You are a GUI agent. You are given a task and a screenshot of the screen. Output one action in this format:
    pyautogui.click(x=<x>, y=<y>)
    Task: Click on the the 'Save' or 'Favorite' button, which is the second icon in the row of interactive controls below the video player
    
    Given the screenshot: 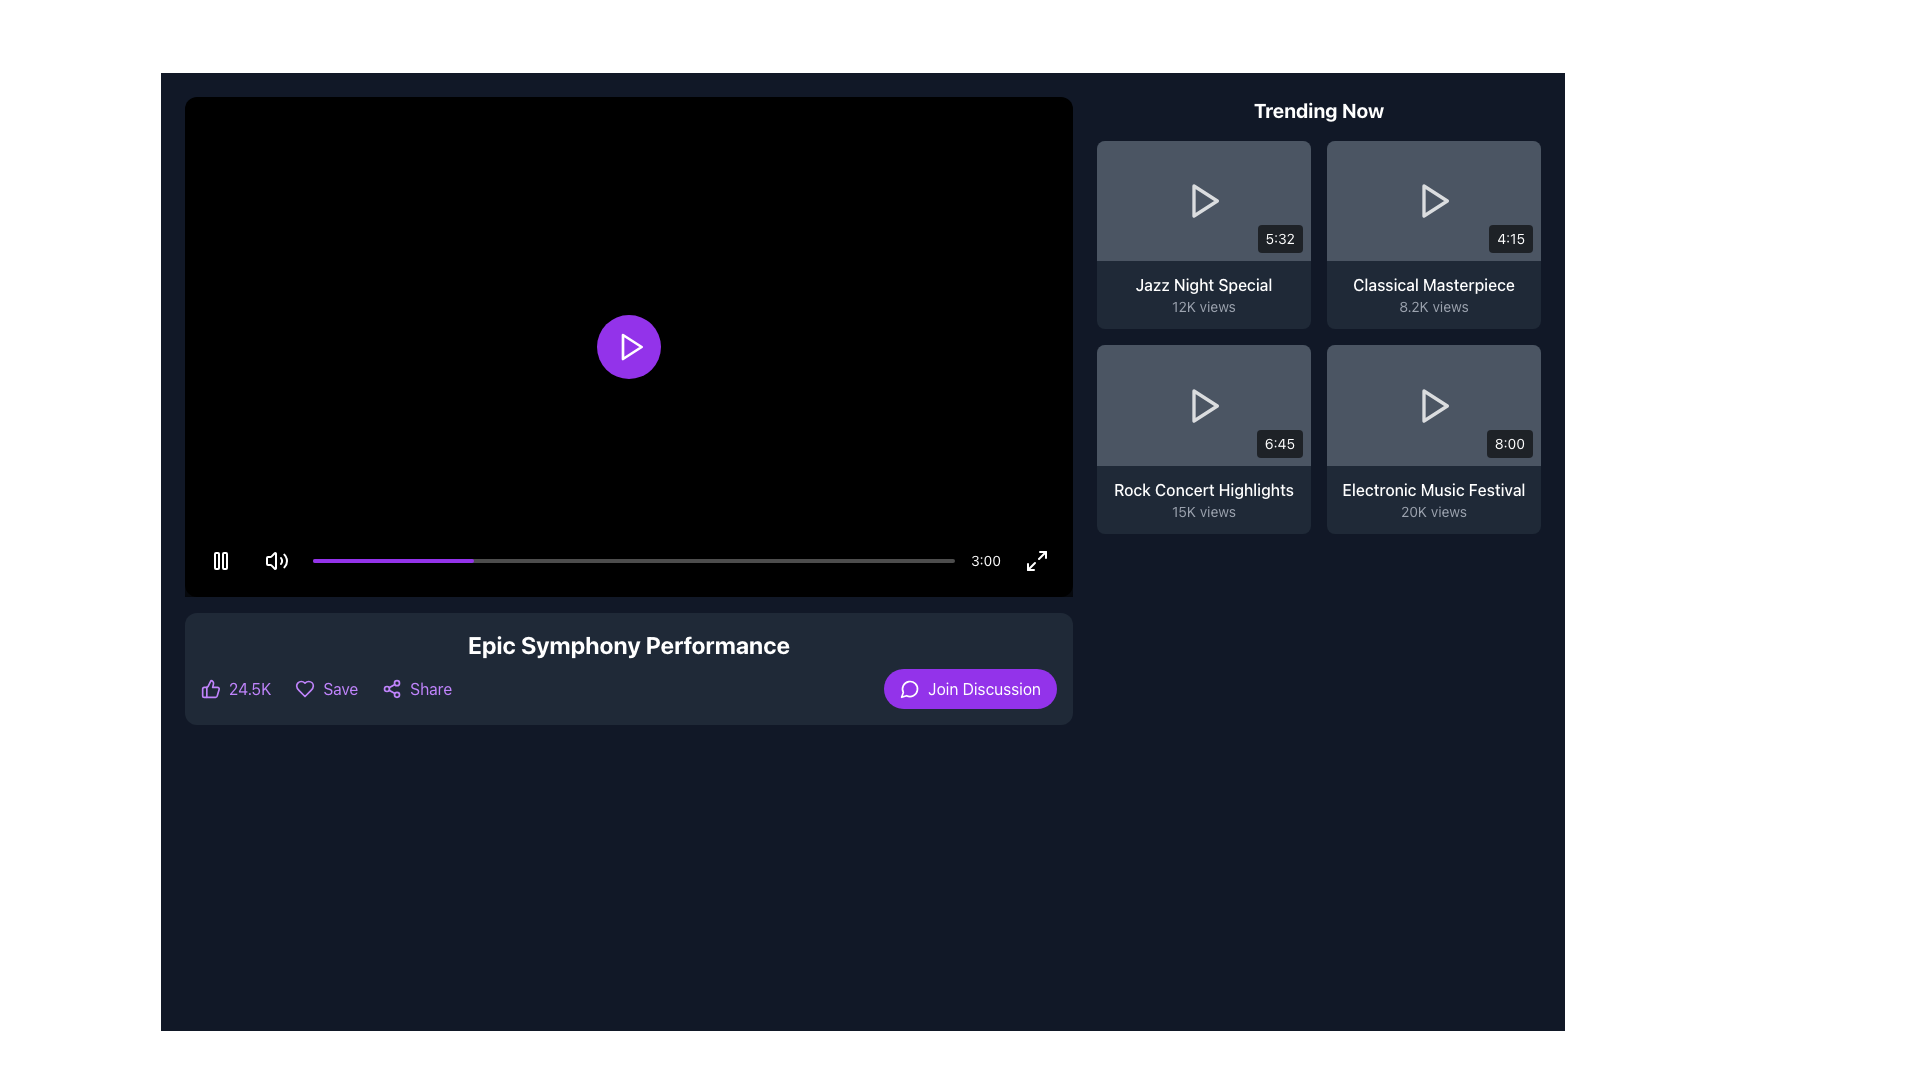 What is the action you would take?
    pyautogui.click(x=304, y=687)
    